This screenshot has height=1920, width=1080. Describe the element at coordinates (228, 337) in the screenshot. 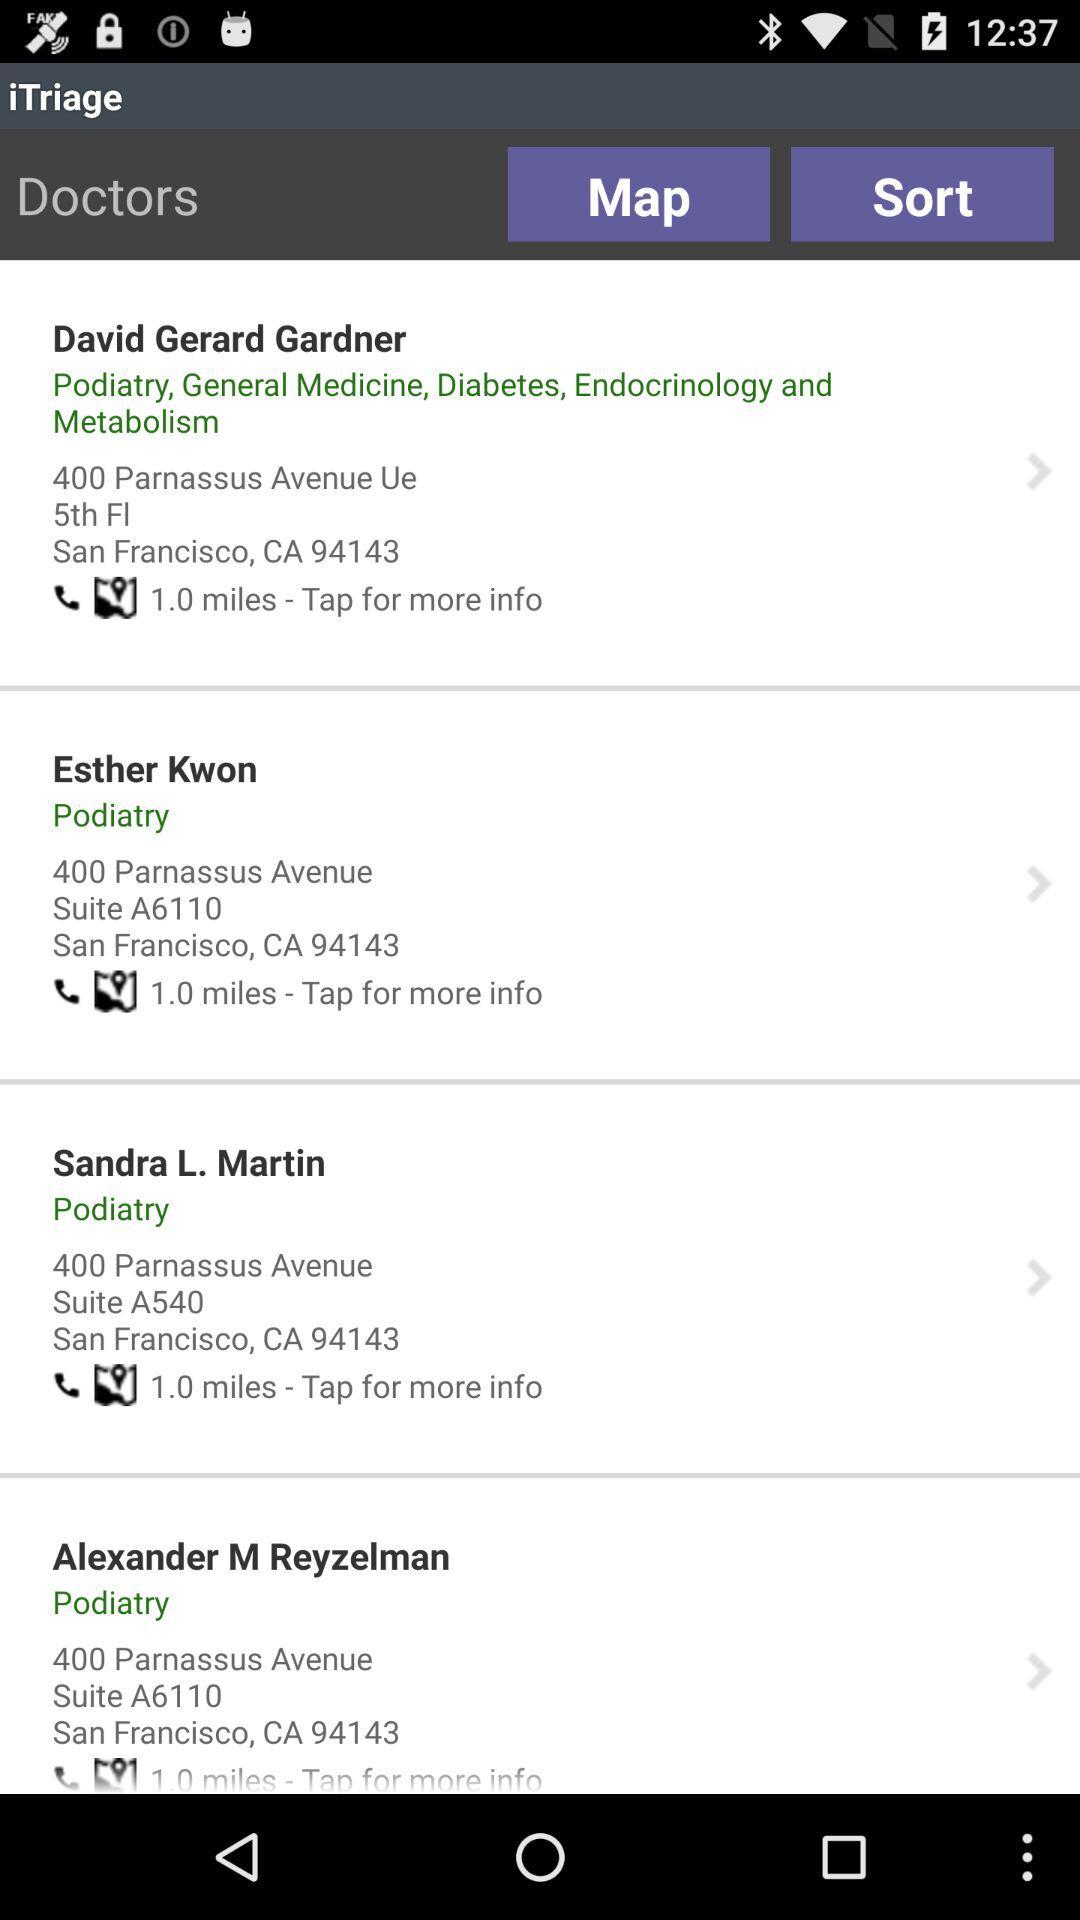

I see `the icon below doctors` at that location.